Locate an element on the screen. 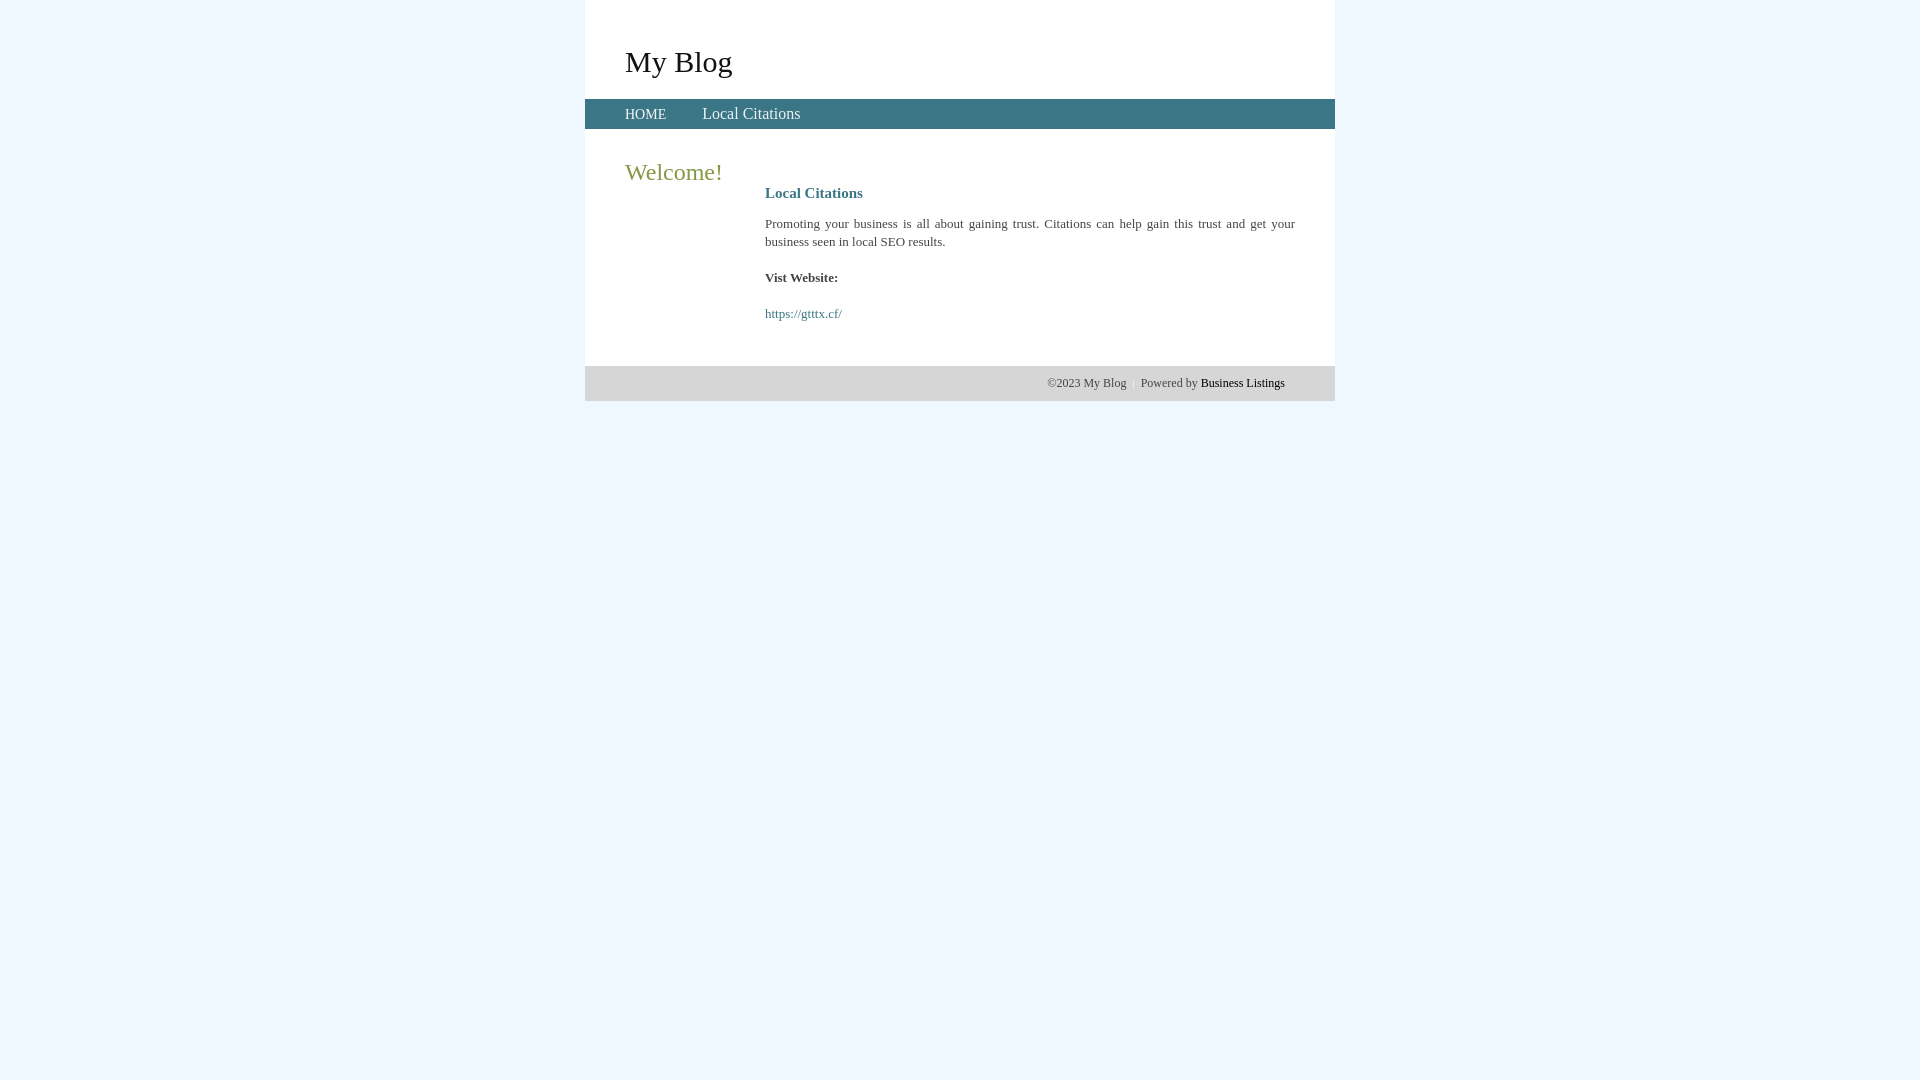 This screenshot has width=1920, height=1080. 'Local Citations' is located at coordinates (749, 113).